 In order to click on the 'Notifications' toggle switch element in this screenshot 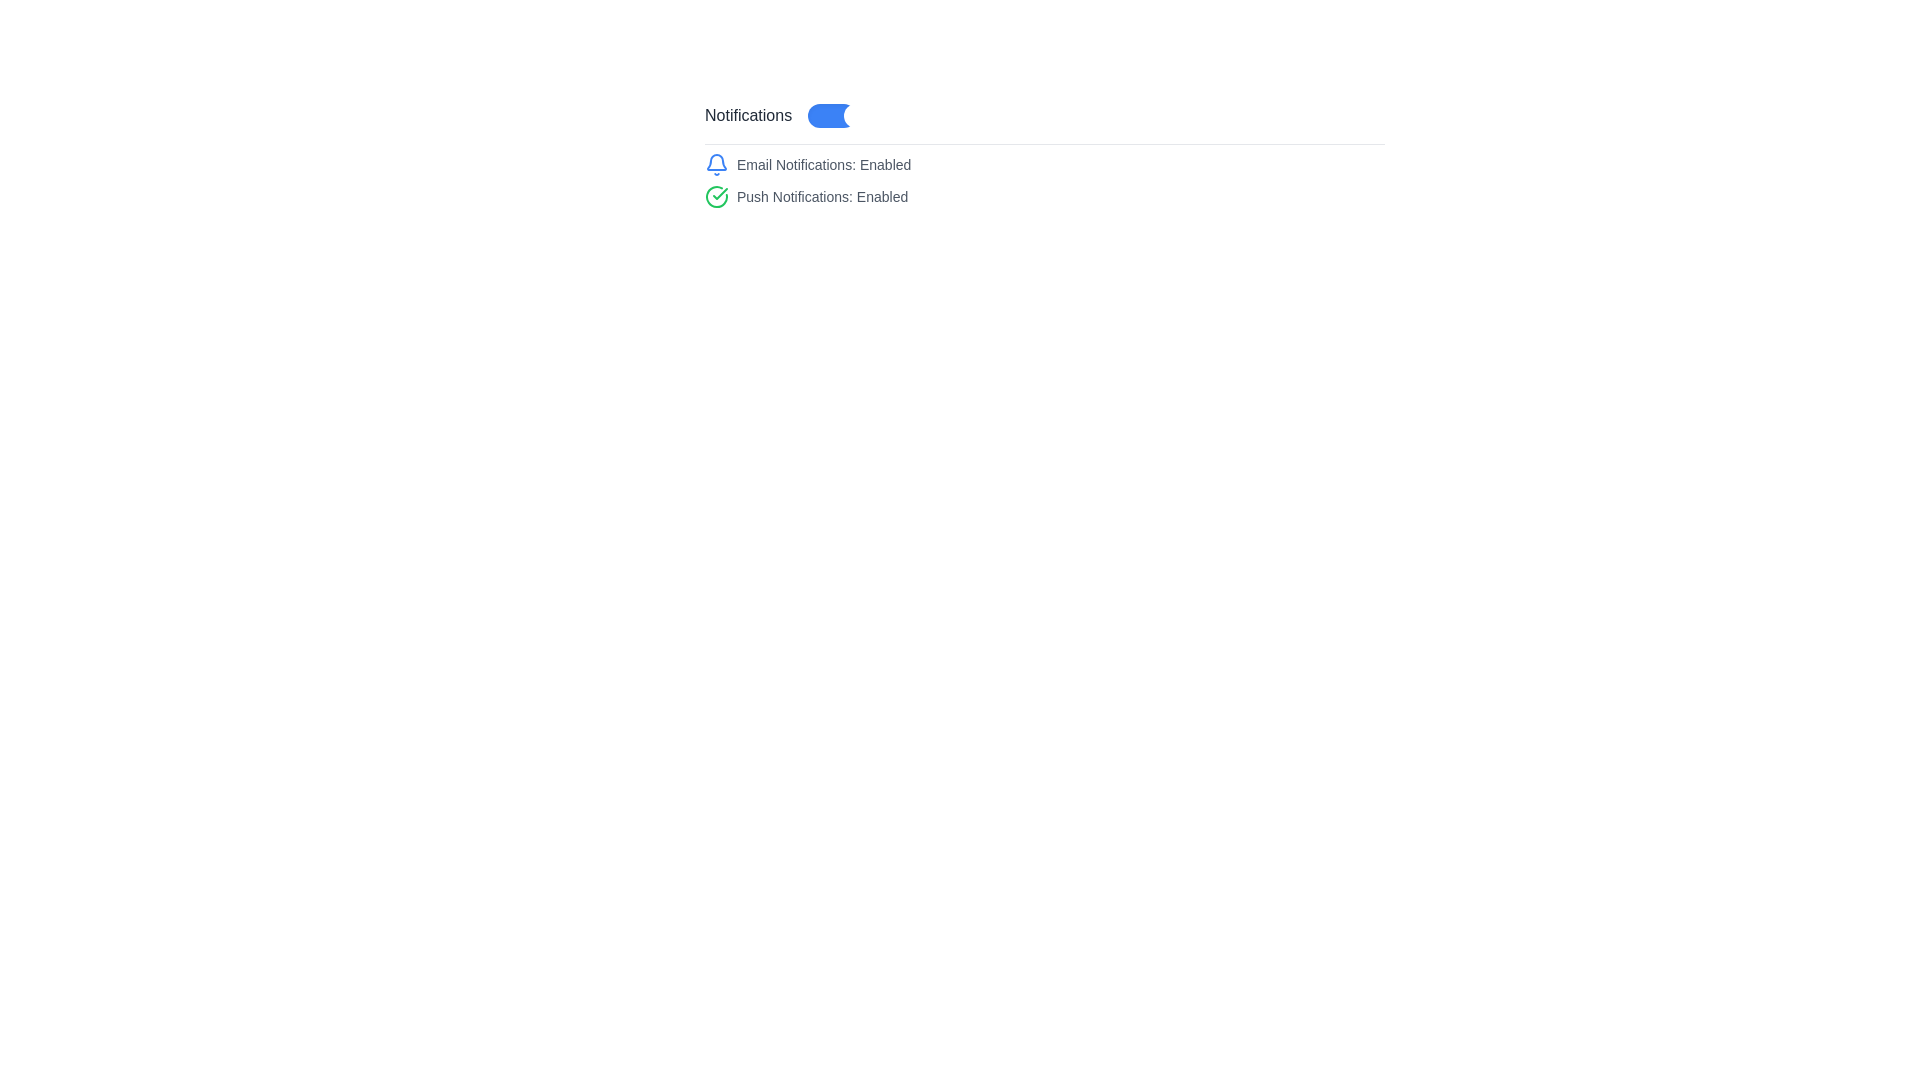, I will do `click(1044, 115)`.